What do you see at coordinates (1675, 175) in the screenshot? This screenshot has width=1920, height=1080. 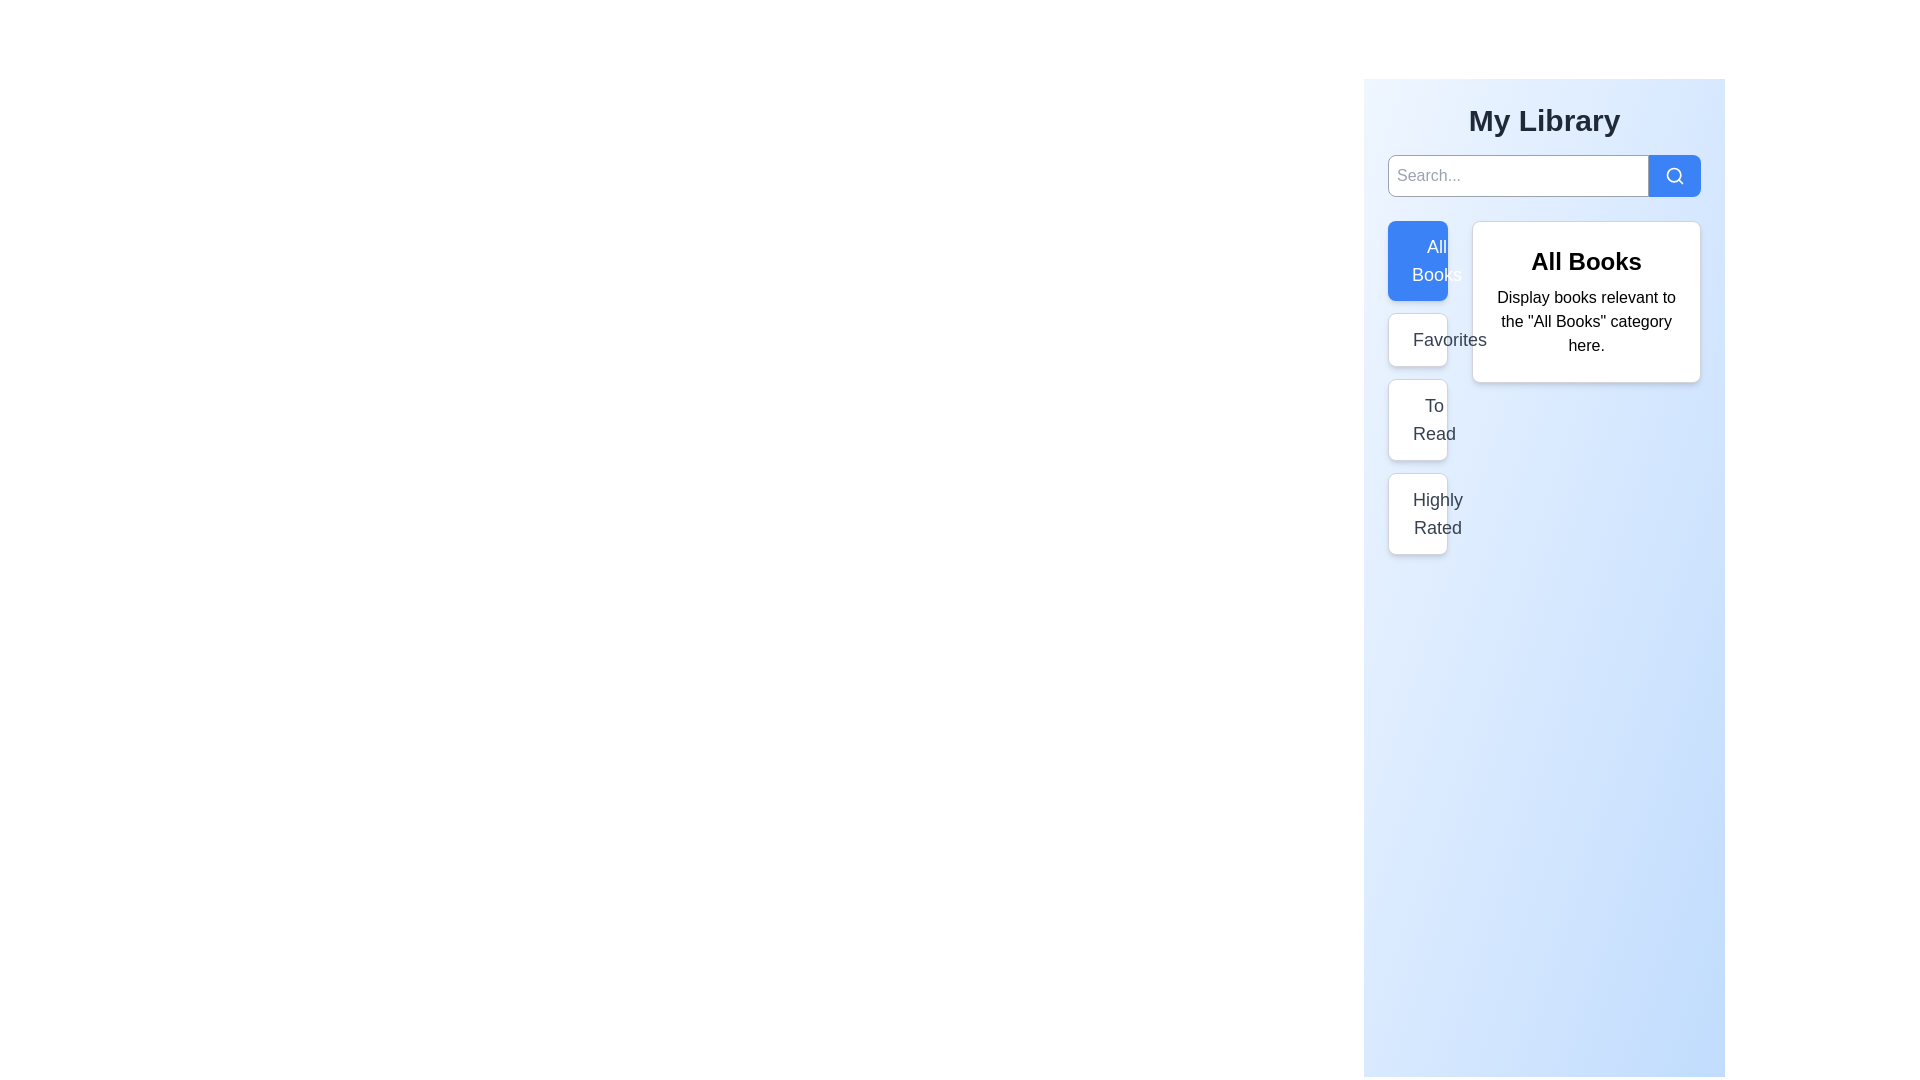 I see `the blue rectangular button with rounded right corners and a white magnifying glass icon to initiate a search` at bounding box center [1675, 175].